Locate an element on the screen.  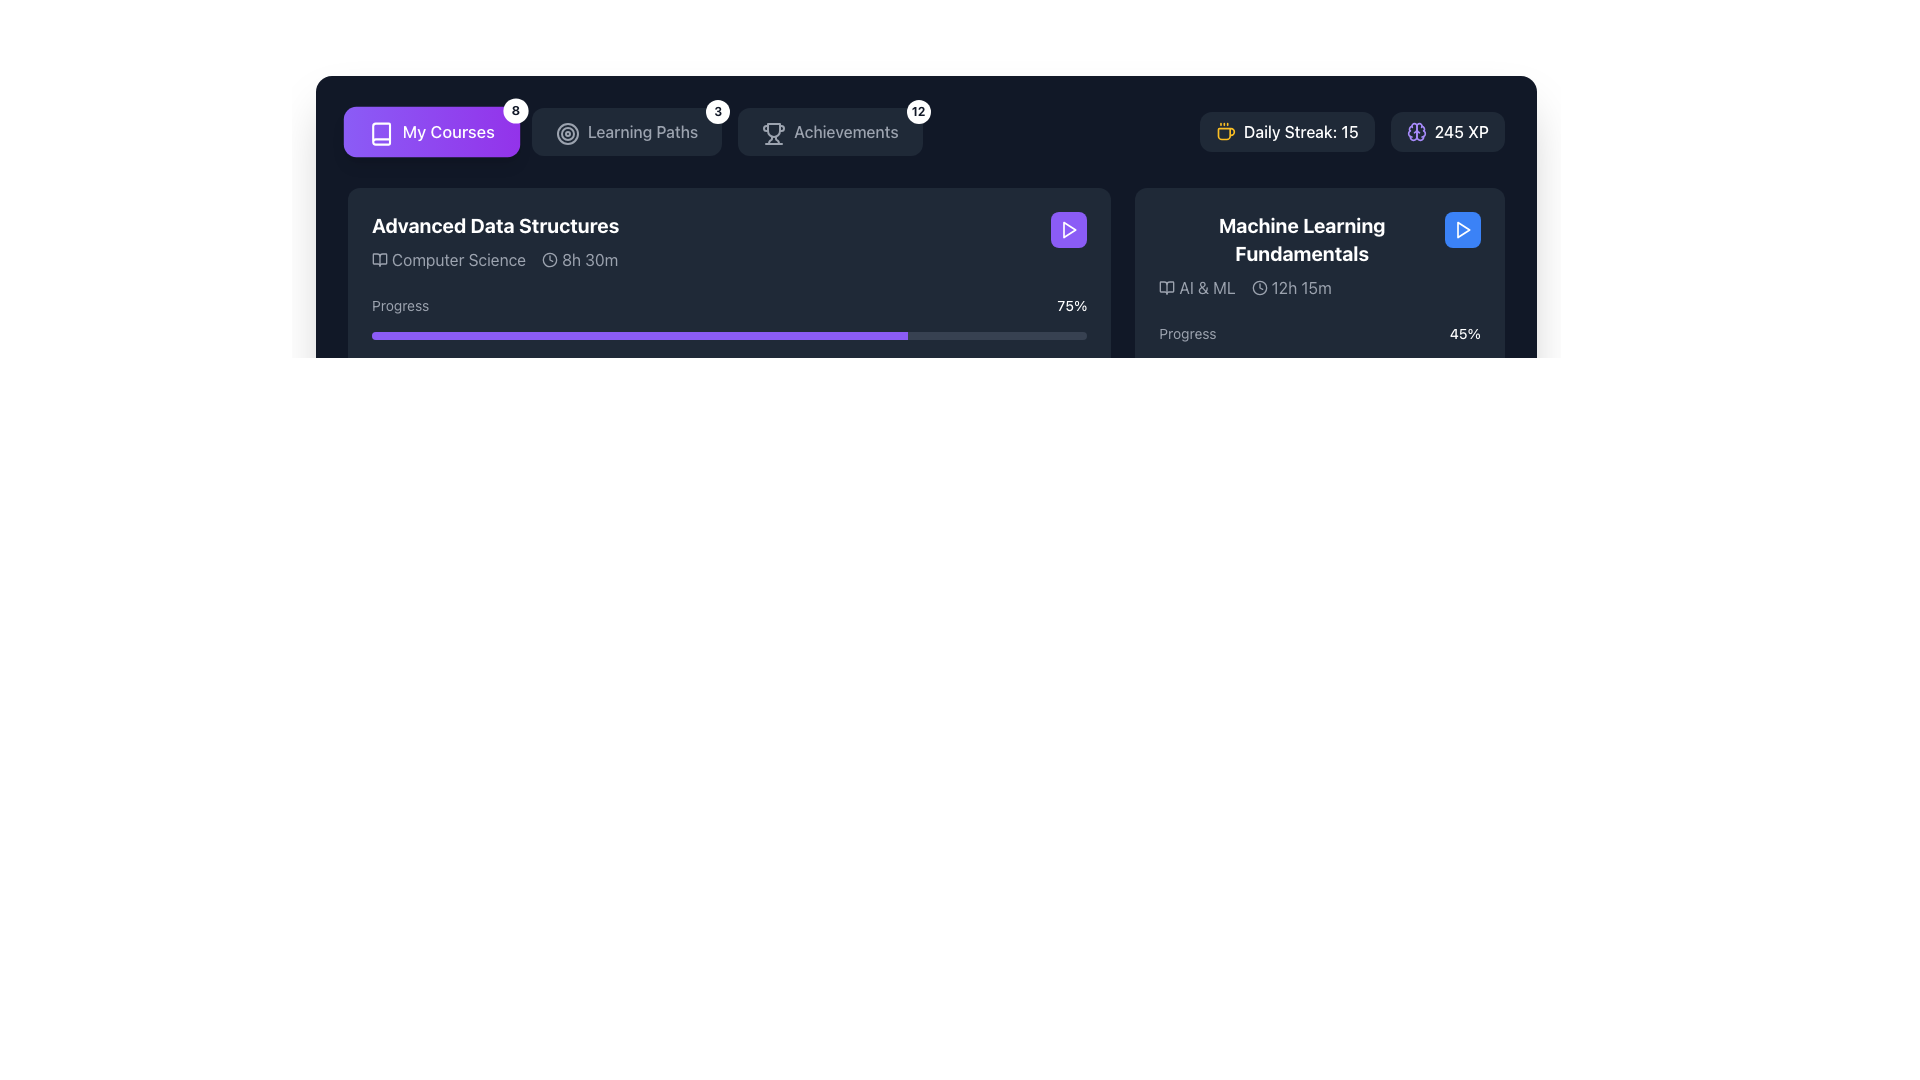
the Text Label displaying '245 XP' located in the top-right section of the interface, adjacent to an icon resembling a brain is located at coordinates (1461, 131).